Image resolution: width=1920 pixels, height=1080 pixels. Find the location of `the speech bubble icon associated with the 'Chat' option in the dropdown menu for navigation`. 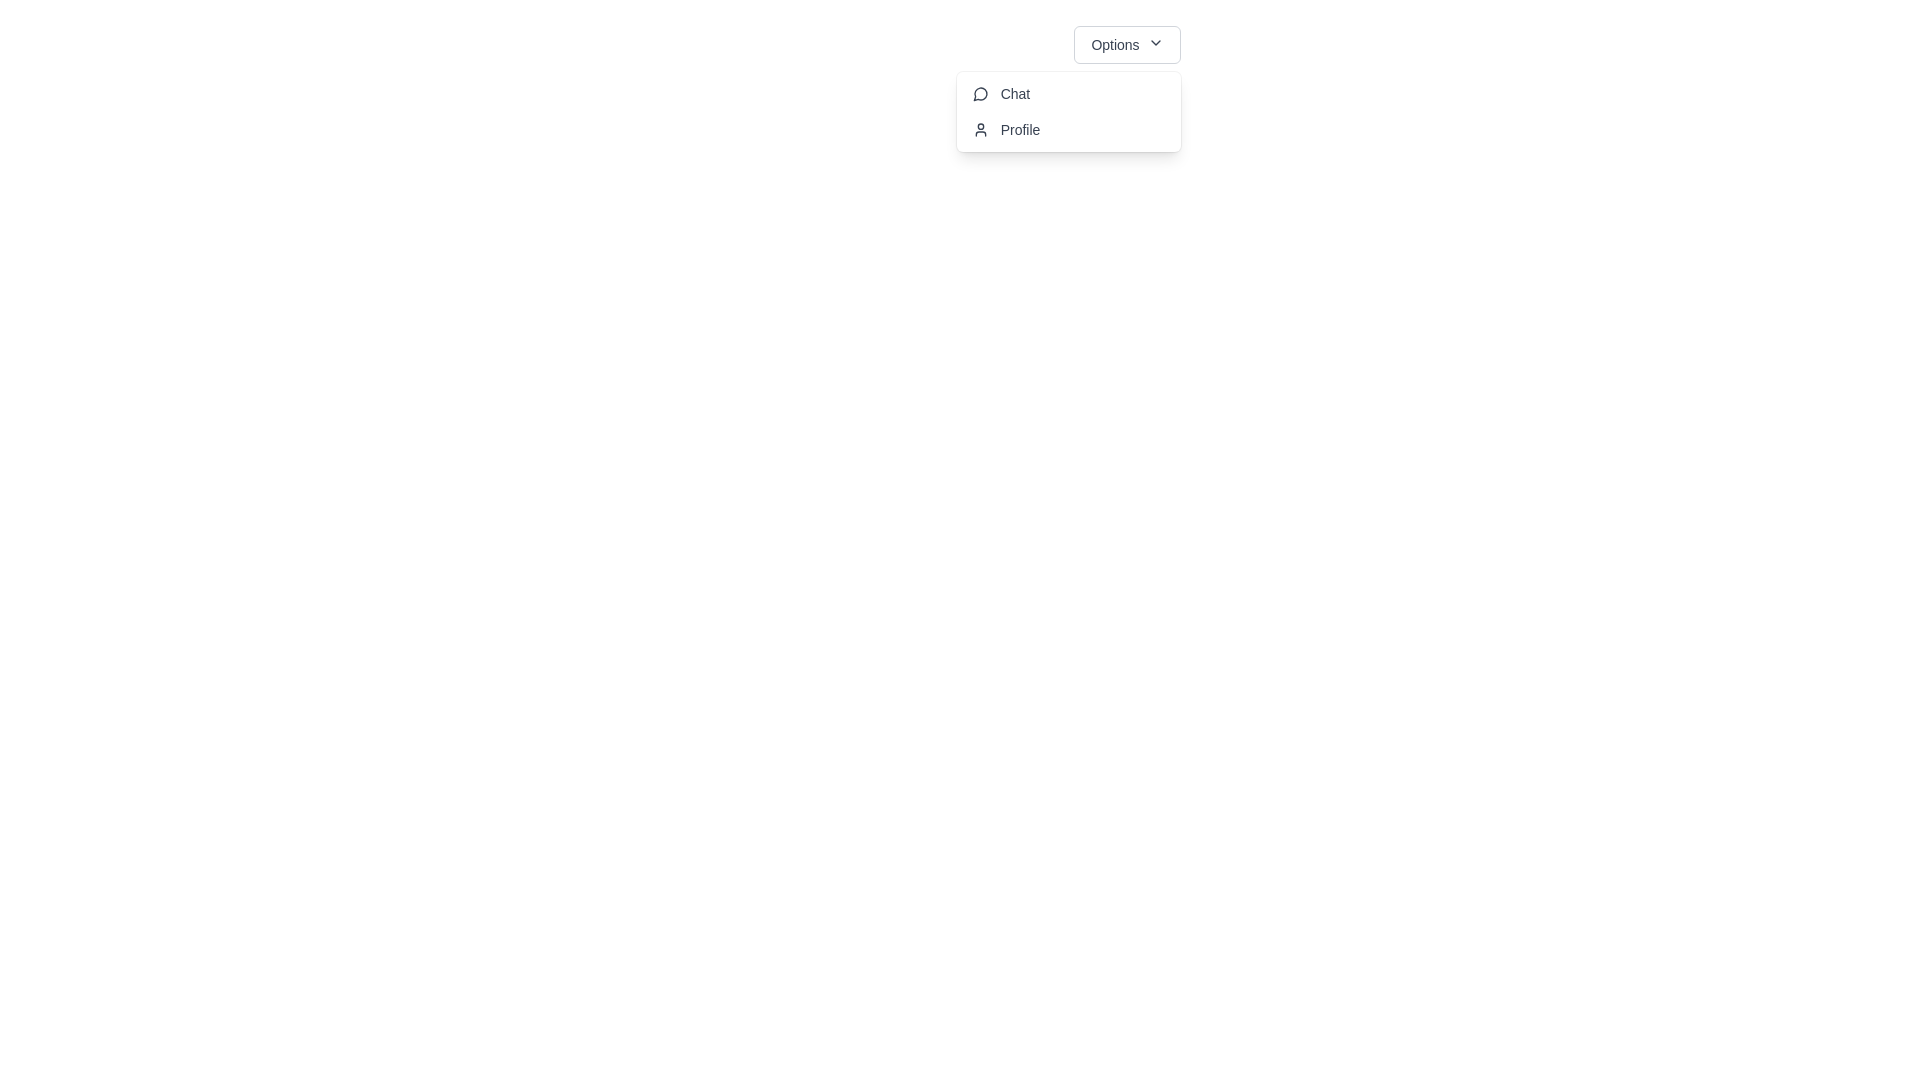

the speech bubble icon associated with the 'Chat' option in the dropdown menu for navigation is located at coordinates (980, 93).